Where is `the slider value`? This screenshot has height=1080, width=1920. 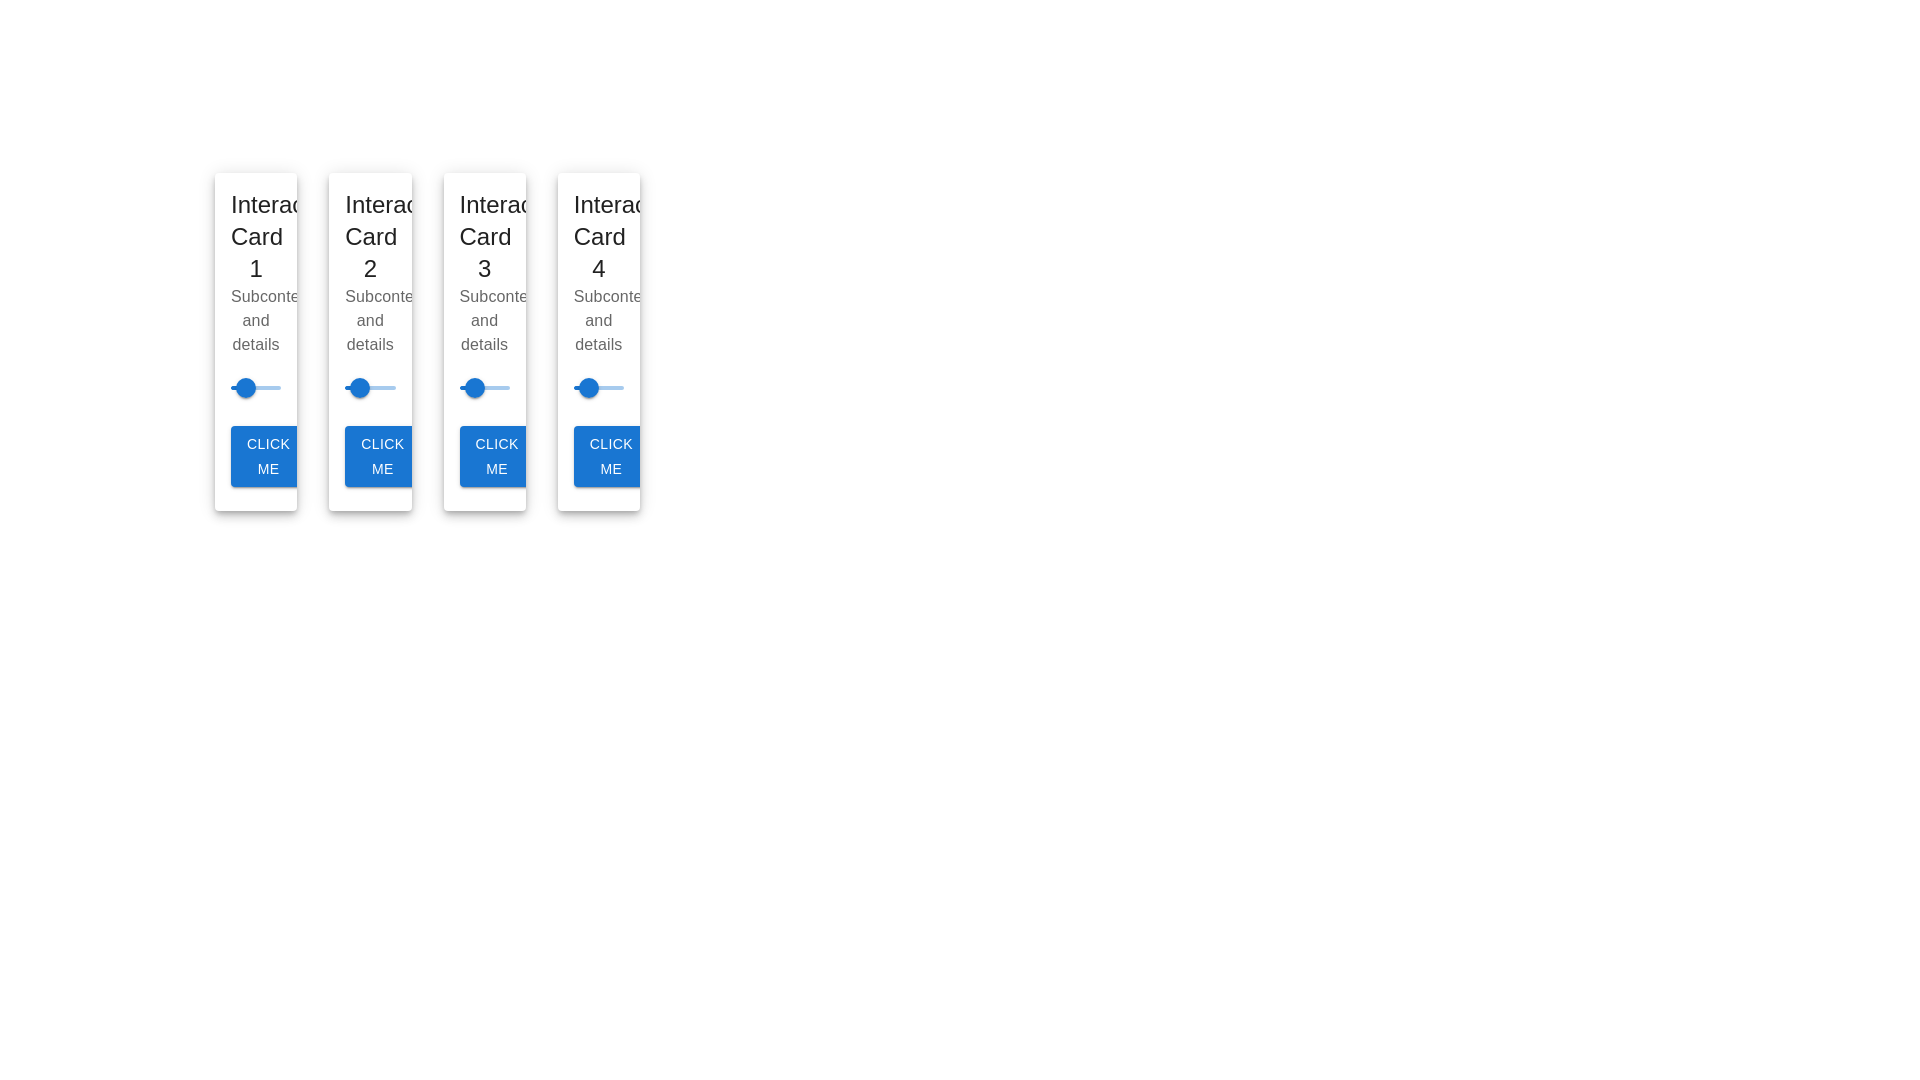 the slider value is located at coordinates (456, 388).